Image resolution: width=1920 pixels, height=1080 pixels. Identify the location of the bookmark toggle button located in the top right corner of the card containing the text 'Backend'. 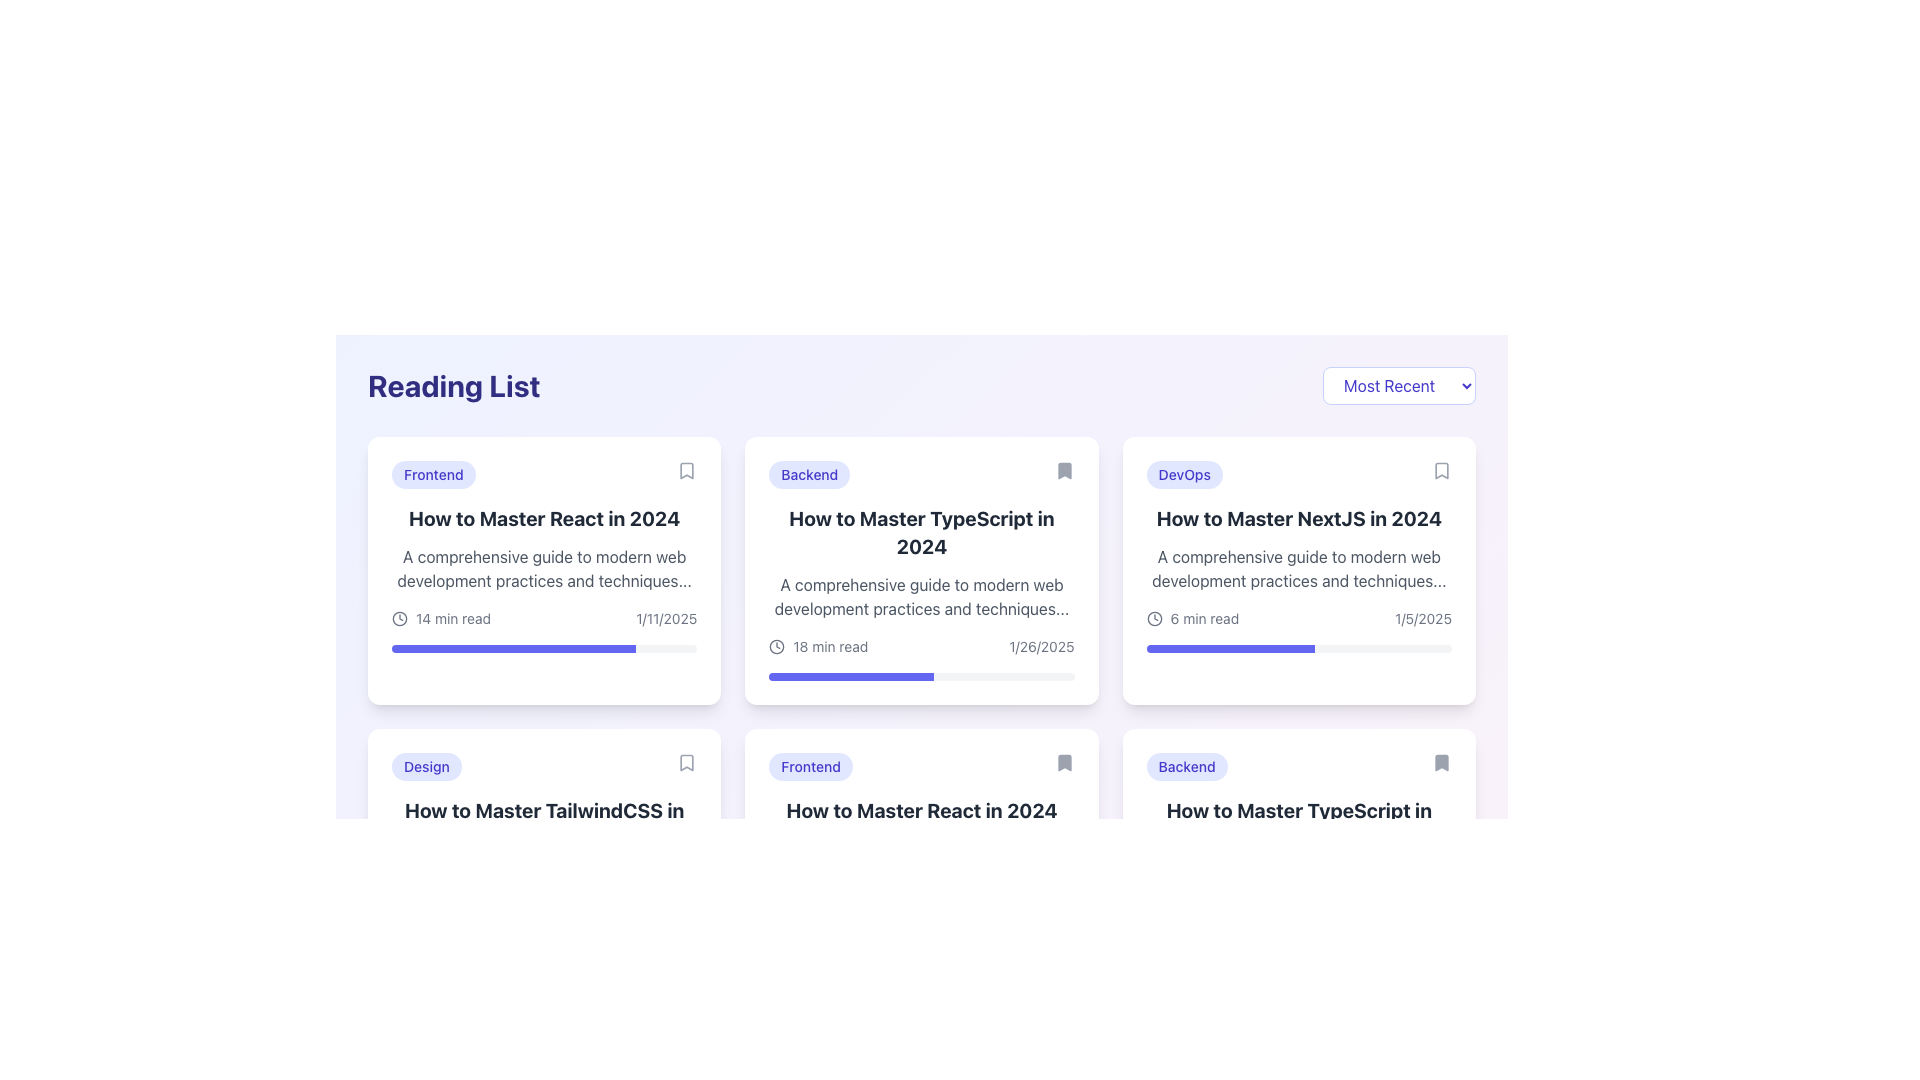
(1063, 470).